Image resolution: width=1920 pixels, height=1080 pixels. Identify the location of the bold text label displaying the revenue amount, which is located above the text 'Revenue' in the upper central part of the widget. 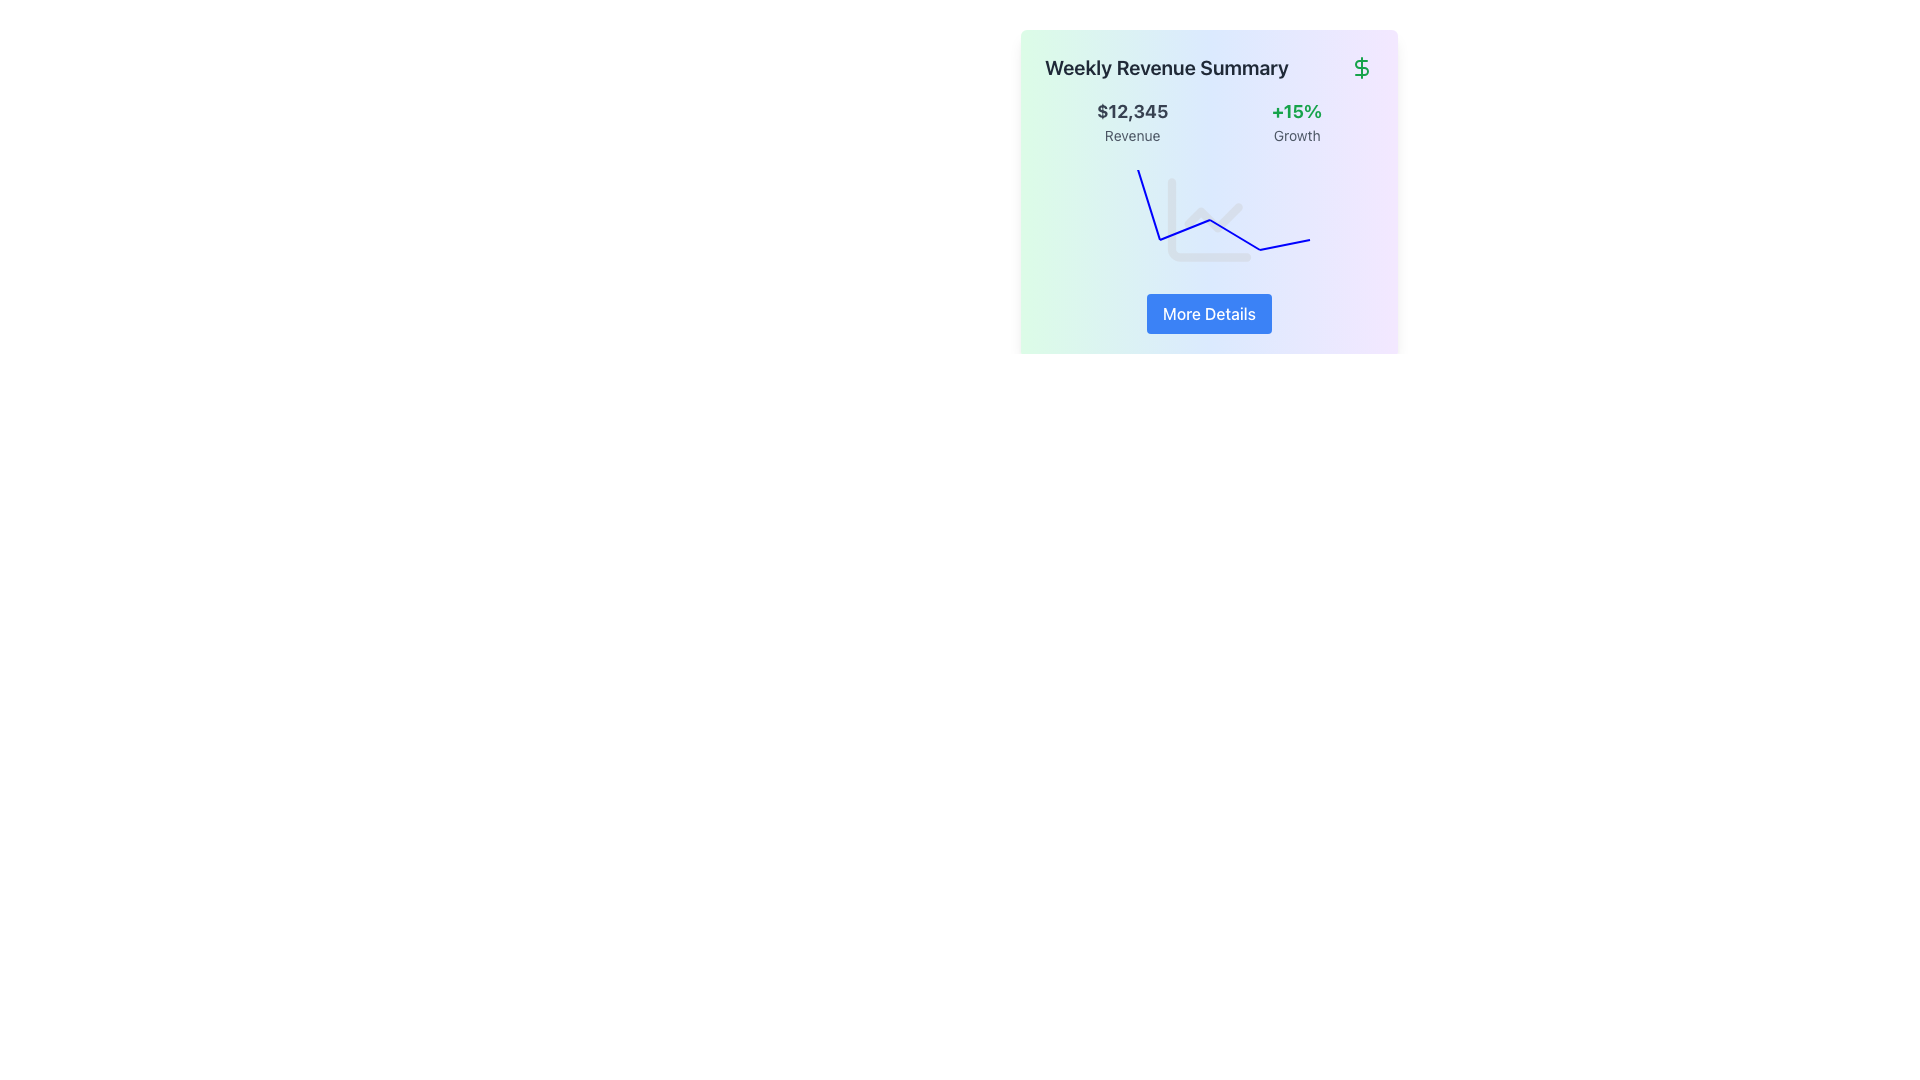
(1132, 111).